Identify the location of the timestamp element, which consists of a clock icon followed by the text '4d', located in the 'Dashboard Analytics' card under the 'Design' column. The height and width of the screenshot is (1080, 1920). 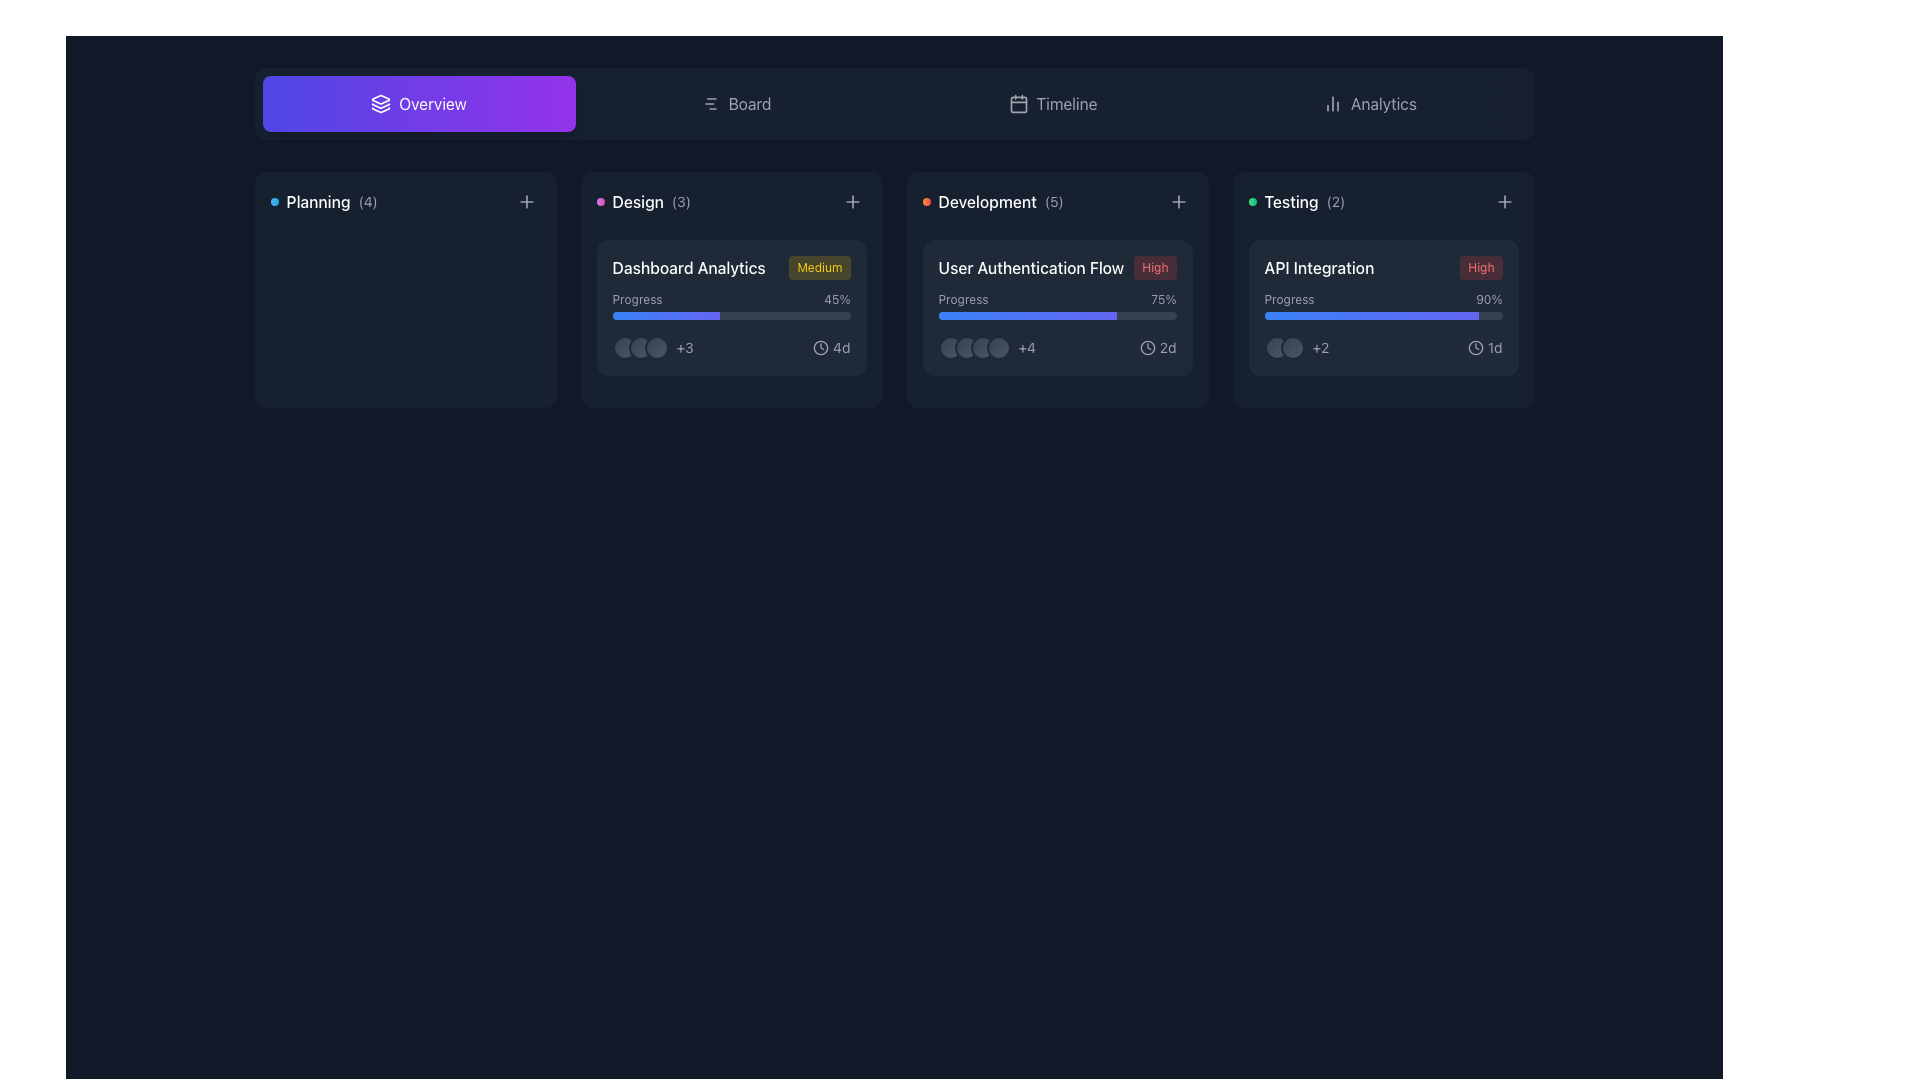
(831, 346).